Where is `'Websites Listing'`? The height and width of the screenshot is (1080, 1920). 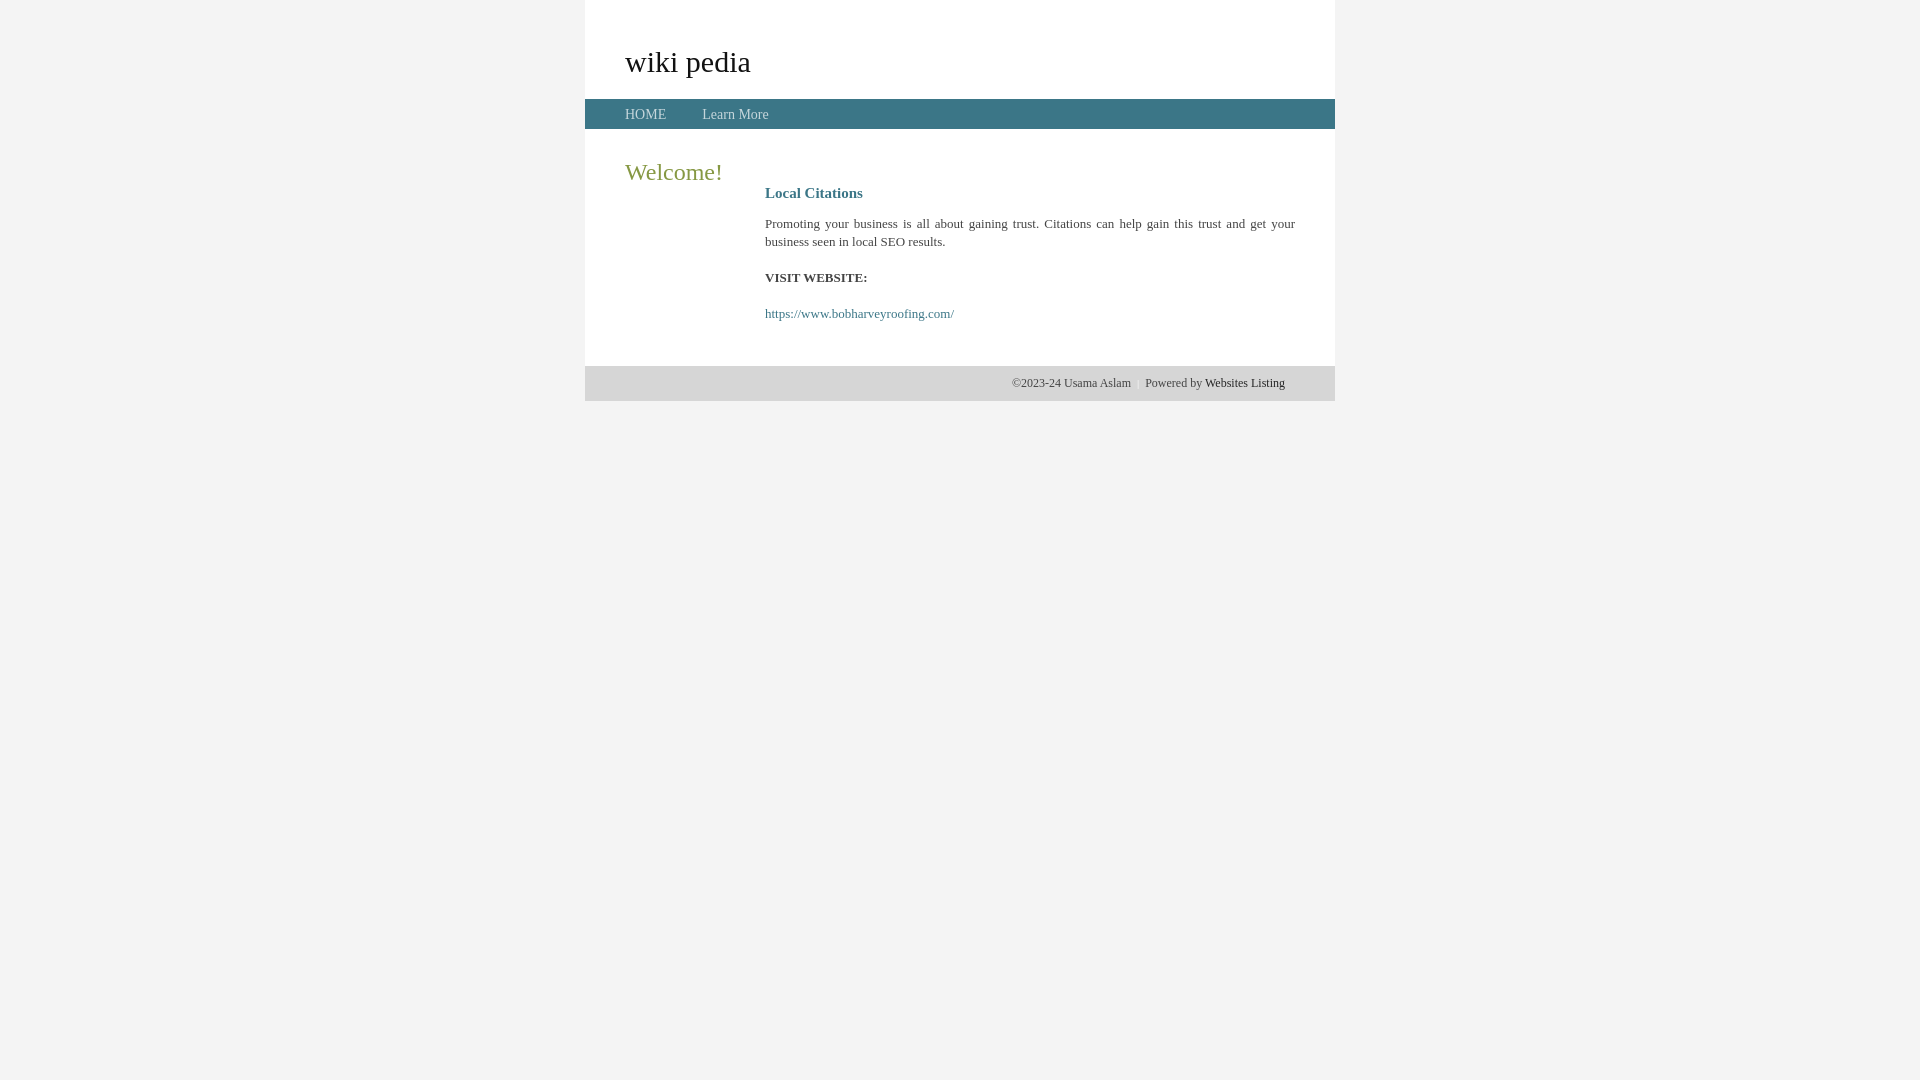
'Websites Listing' is located at coordinates (1243, 382).